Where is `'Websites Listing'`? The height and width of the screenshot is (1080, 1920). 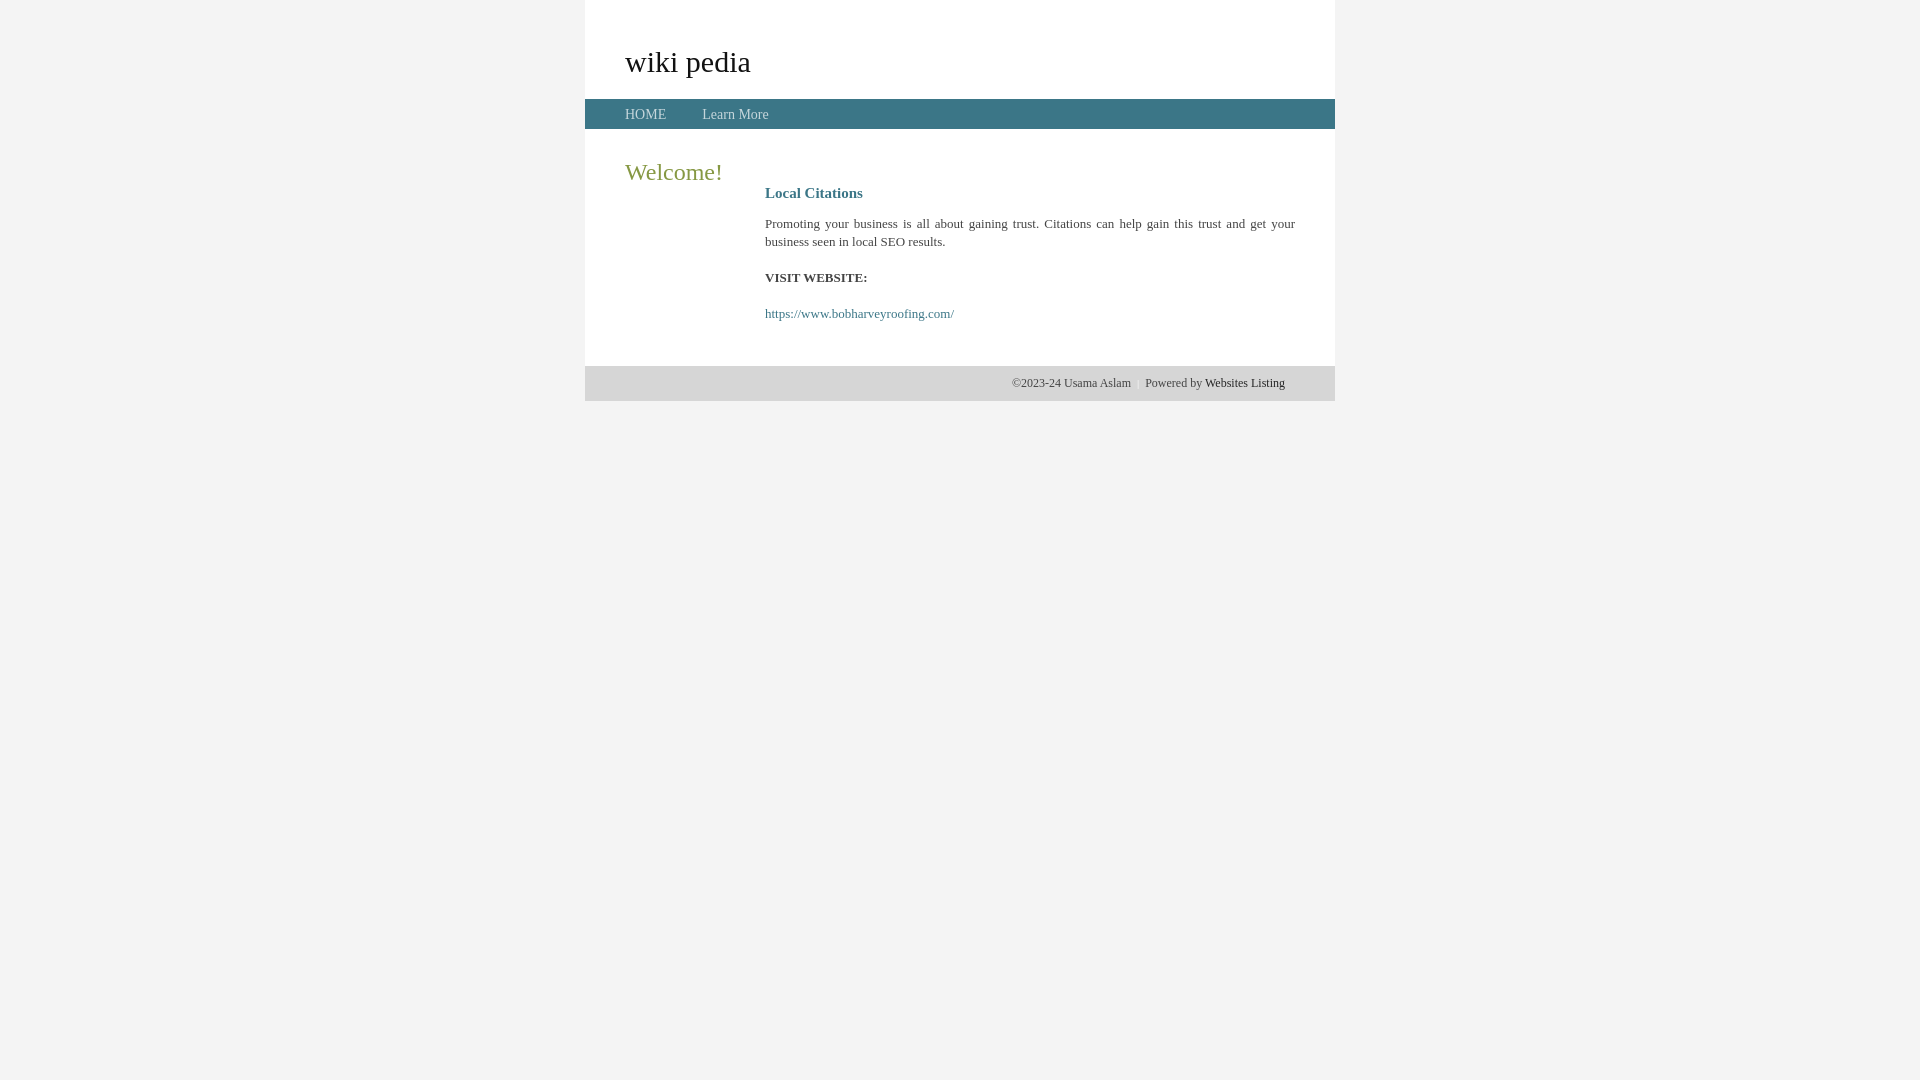
'Websites Listing' is located at coordinates (1243, 382).